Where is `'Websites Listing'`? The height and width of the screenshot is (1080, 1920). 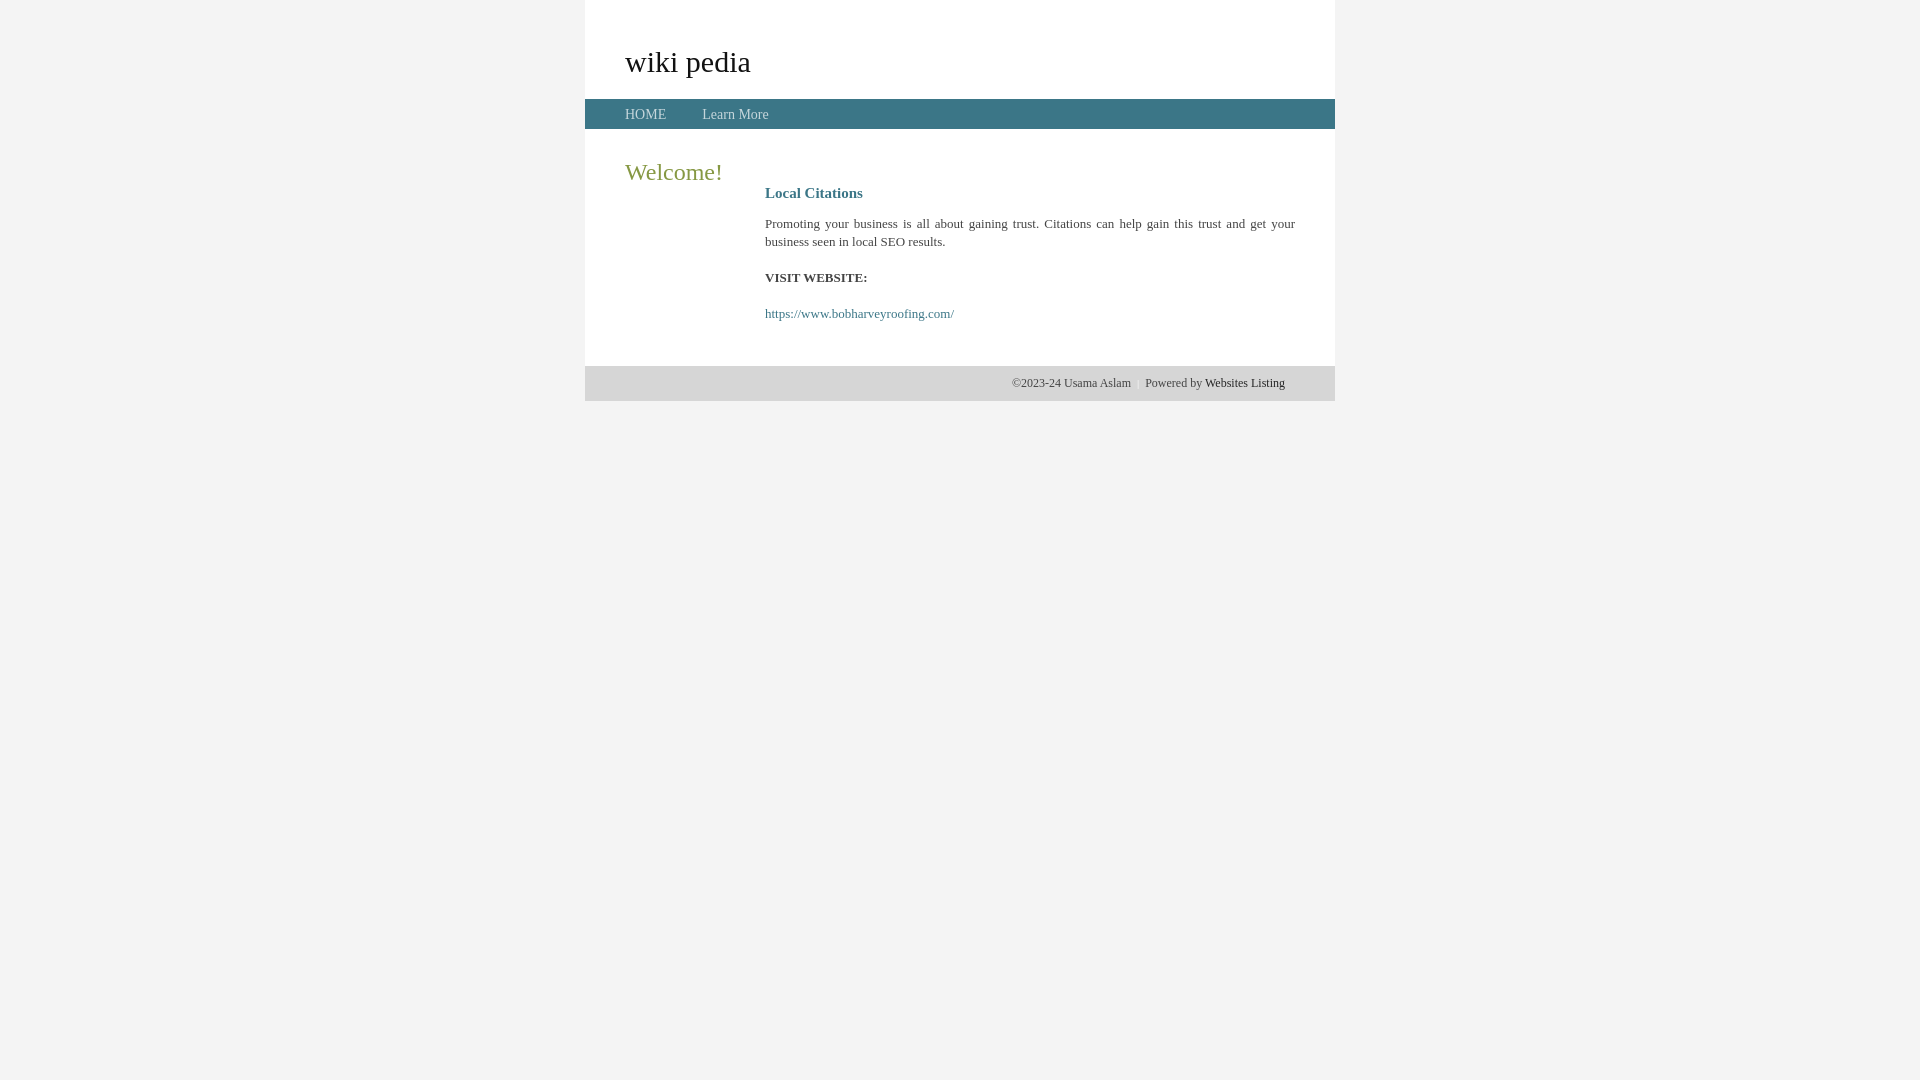
'Websites Listing' is located at coordinates (1243, 382).